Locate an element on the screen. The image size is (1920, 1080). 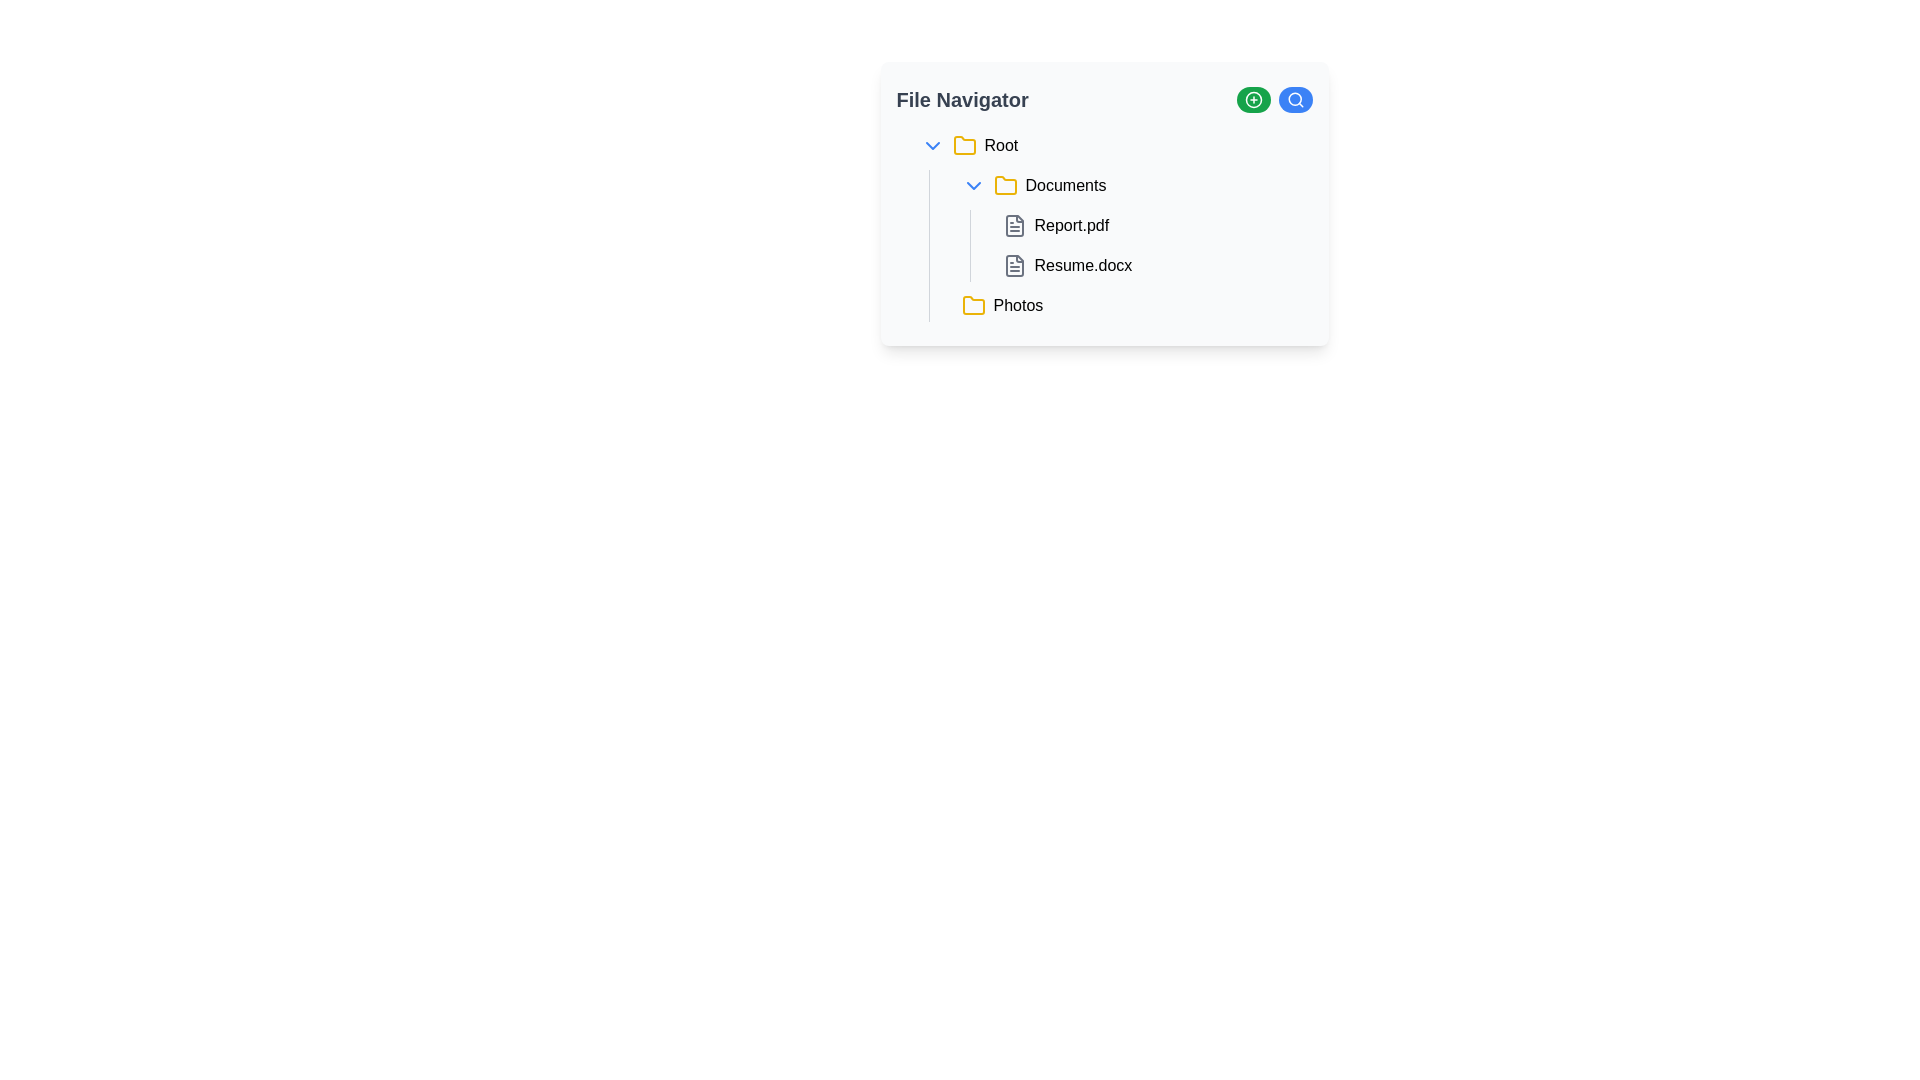
the clickable file entry labeled 'Report.pdf' in the Documents section of the file explorer is located at coordinates (1111, 225).